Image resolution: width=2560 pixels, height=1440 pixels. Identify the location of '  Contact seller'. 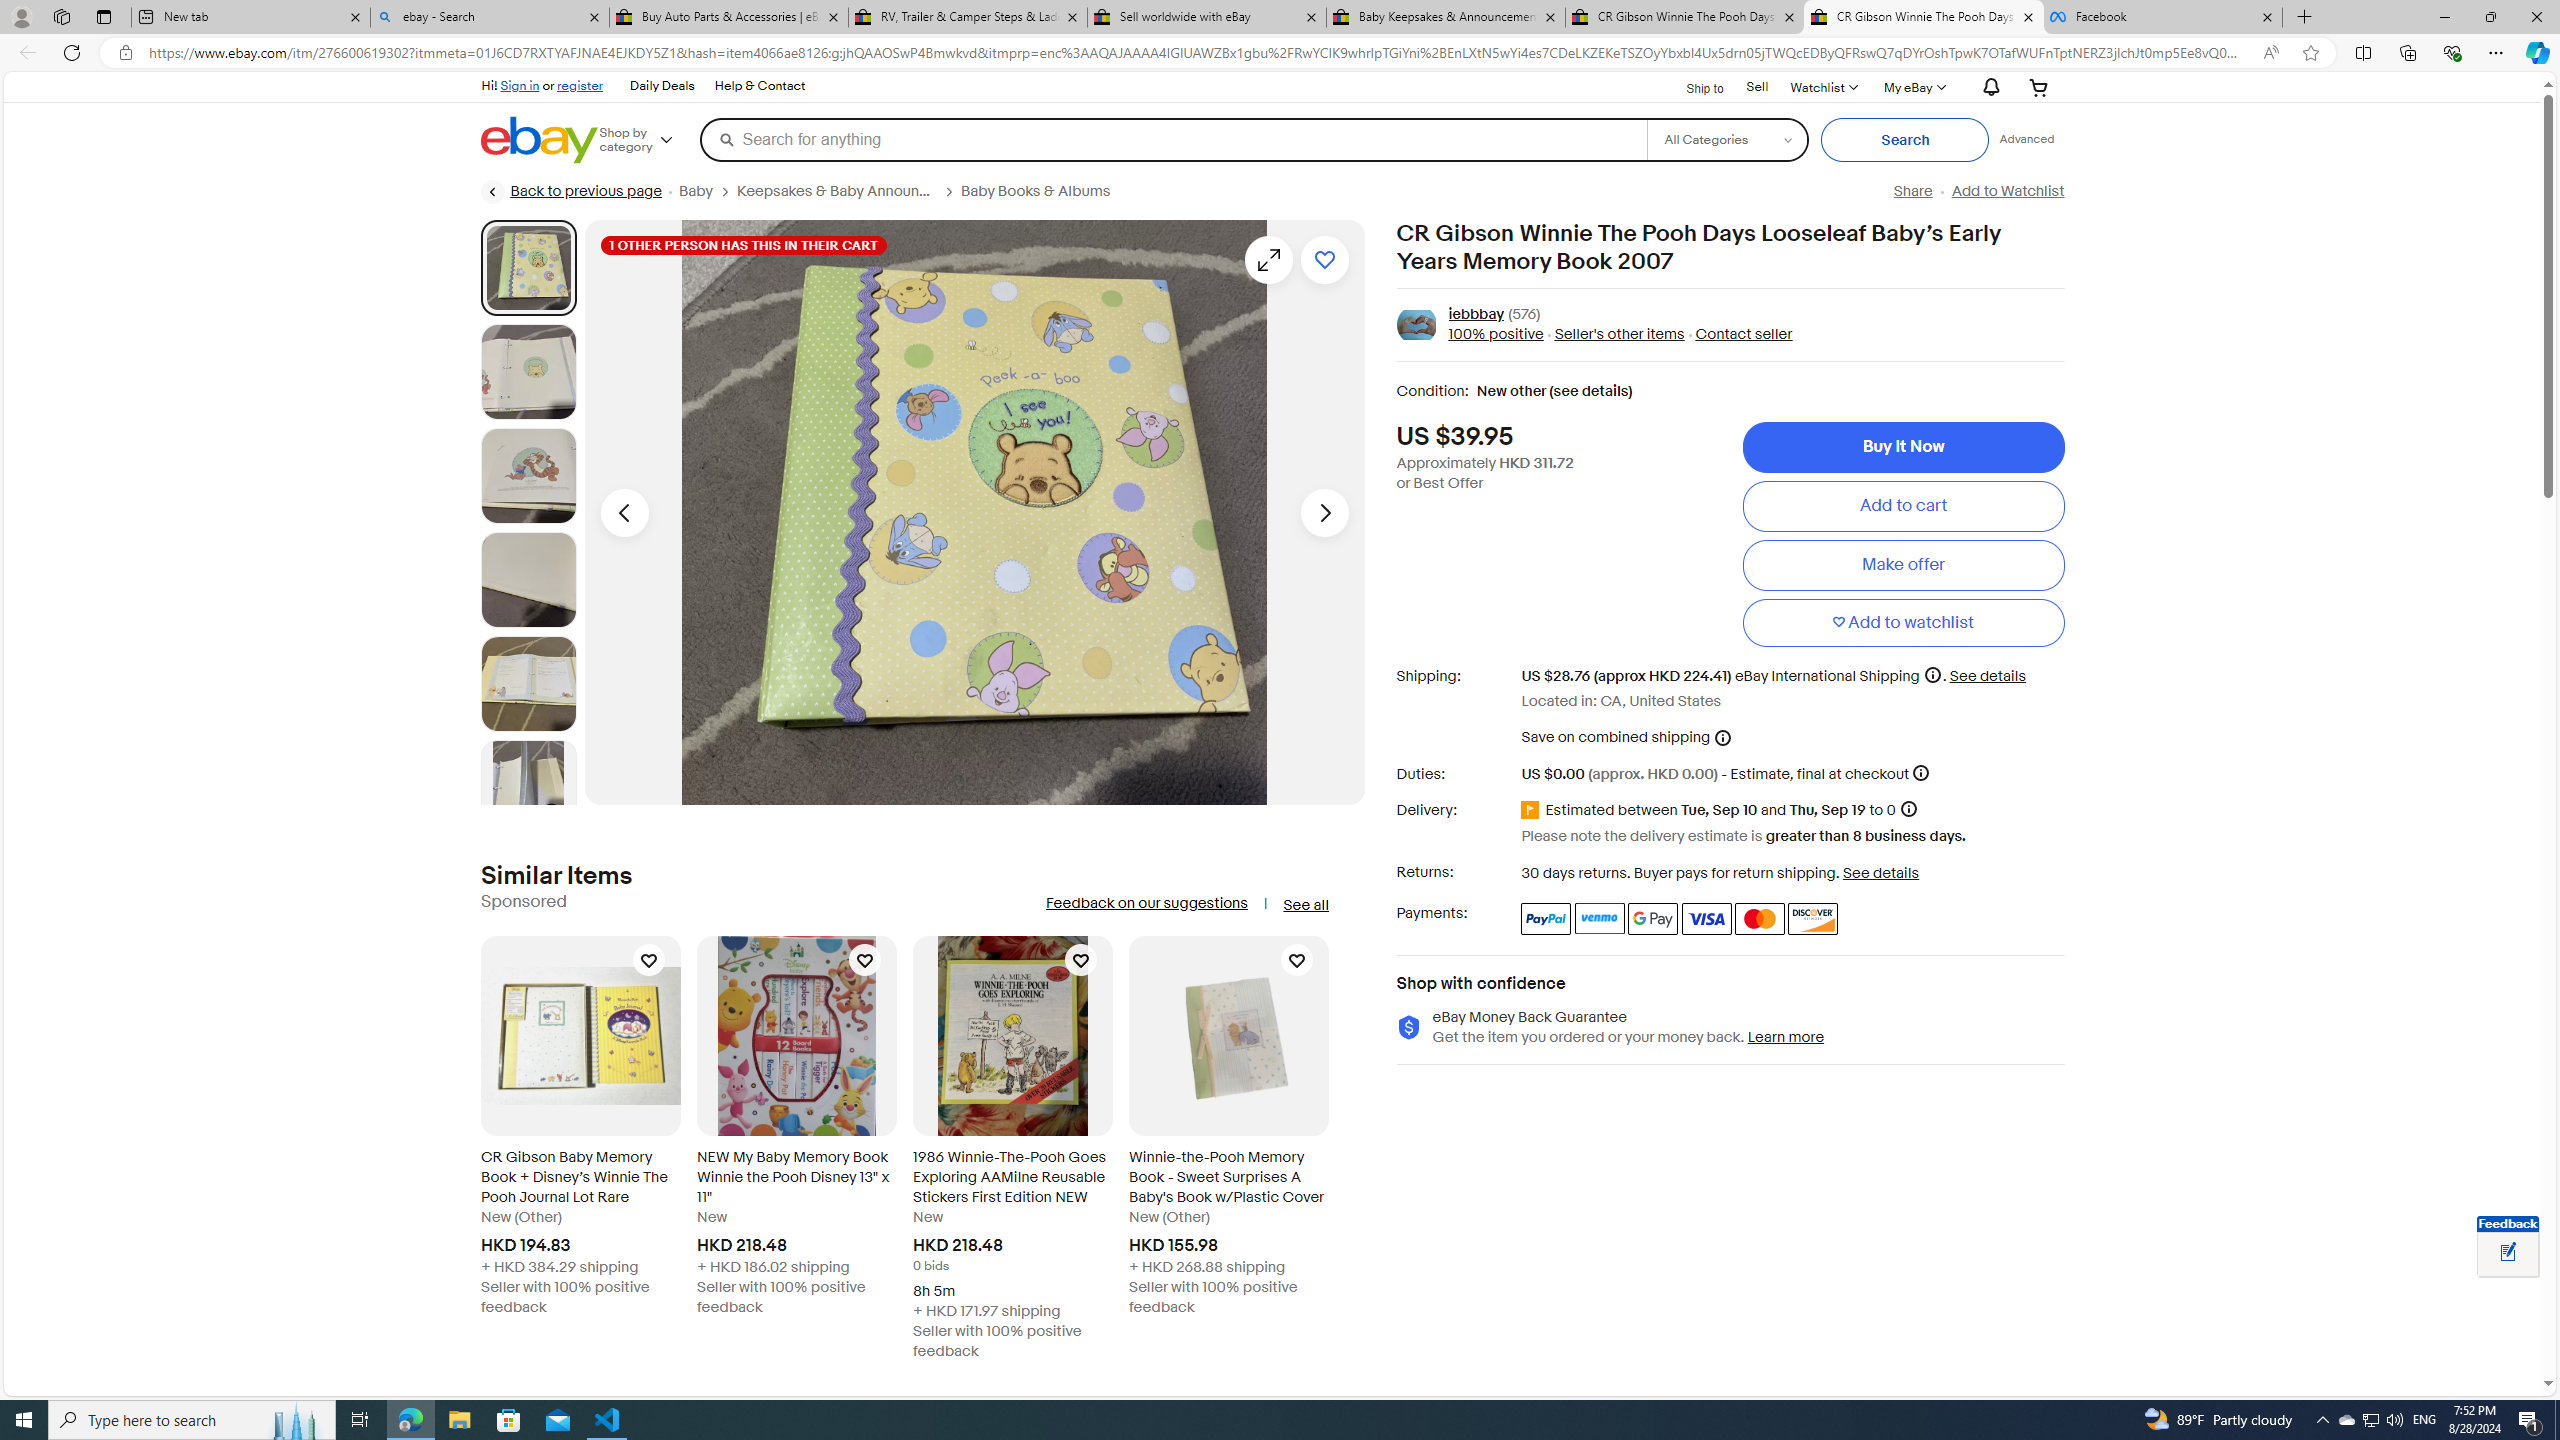
(1737, 334).